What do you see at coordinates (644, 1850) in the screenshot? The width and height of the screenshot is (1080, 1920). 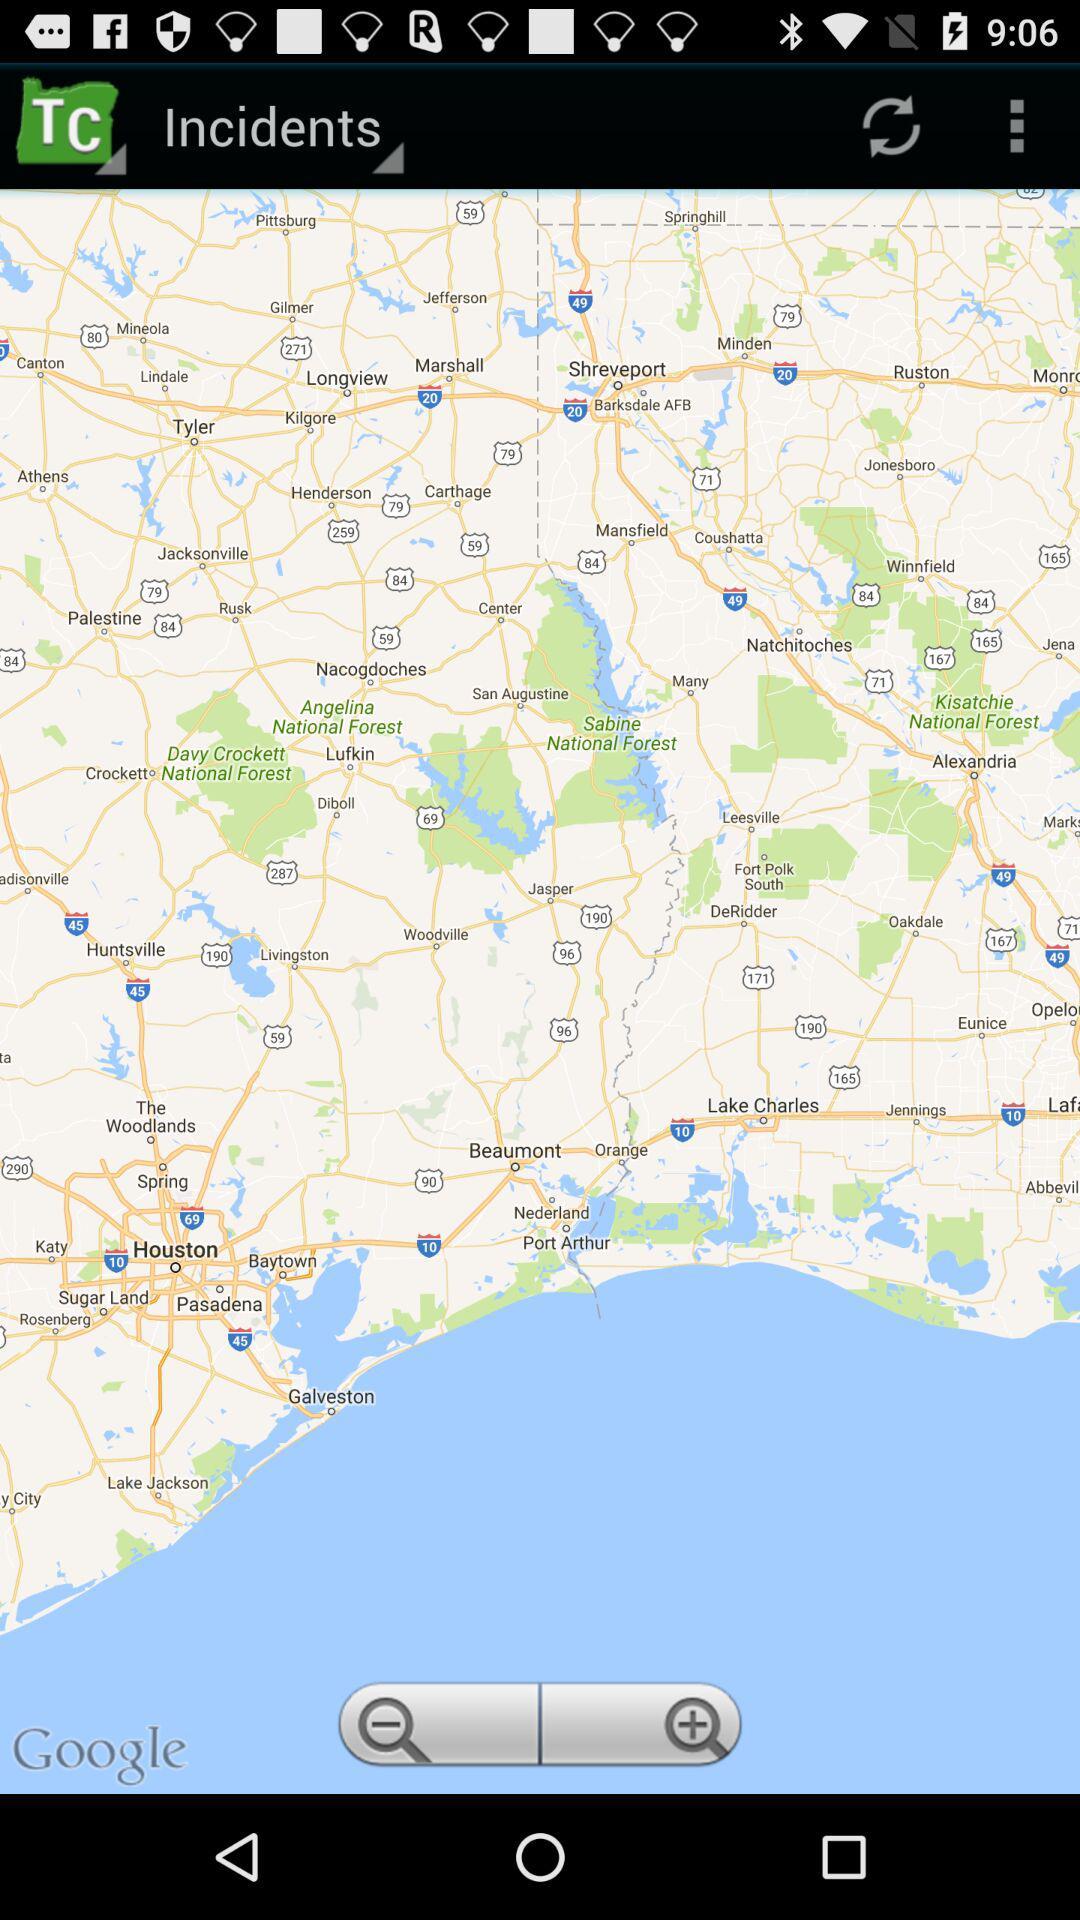 I see `the globe icon` at bounding box center [644, 1850].